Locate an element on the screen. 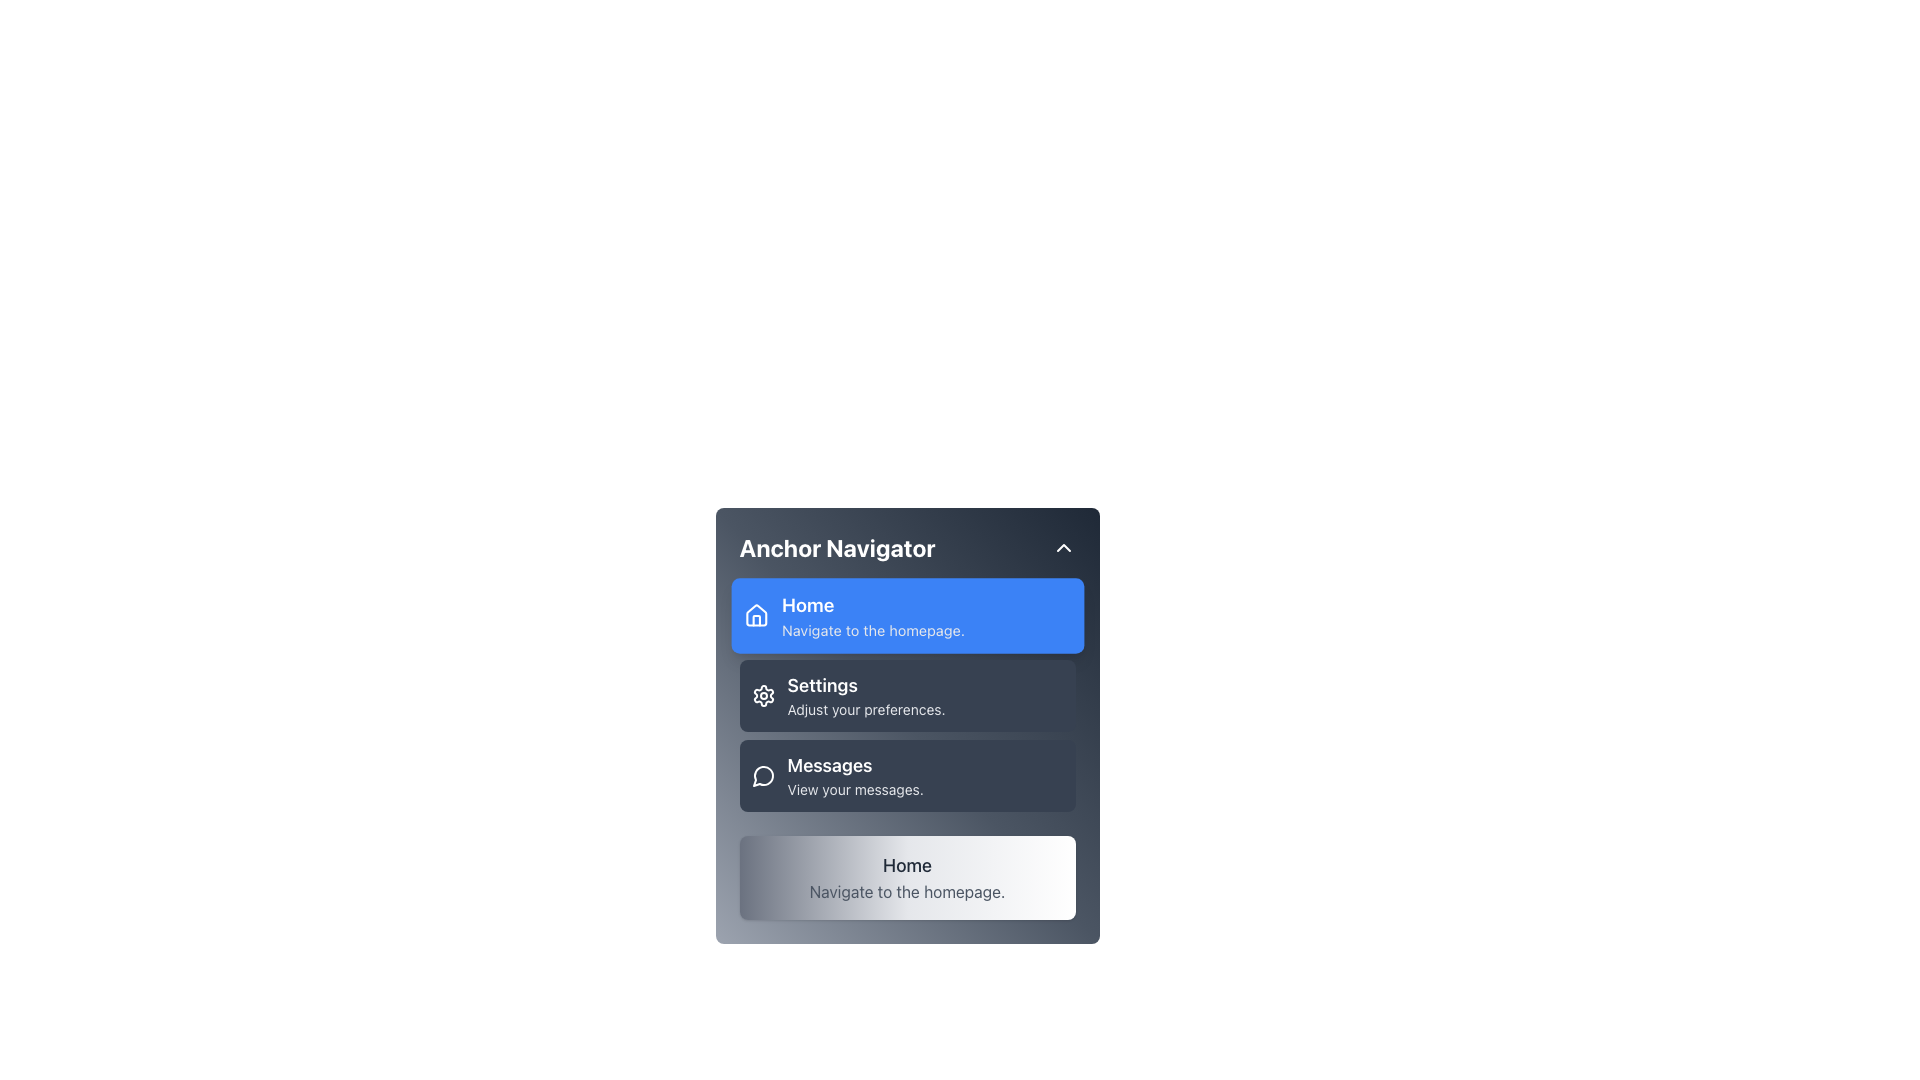 The height and width of the screenshot is (1080, 1920). the text component displaying 'Navigate to the homepage.' which is styled in gray and positioned below the title 'Home' within a light gray rounded rectangular card is located at coordinates (906, 890).